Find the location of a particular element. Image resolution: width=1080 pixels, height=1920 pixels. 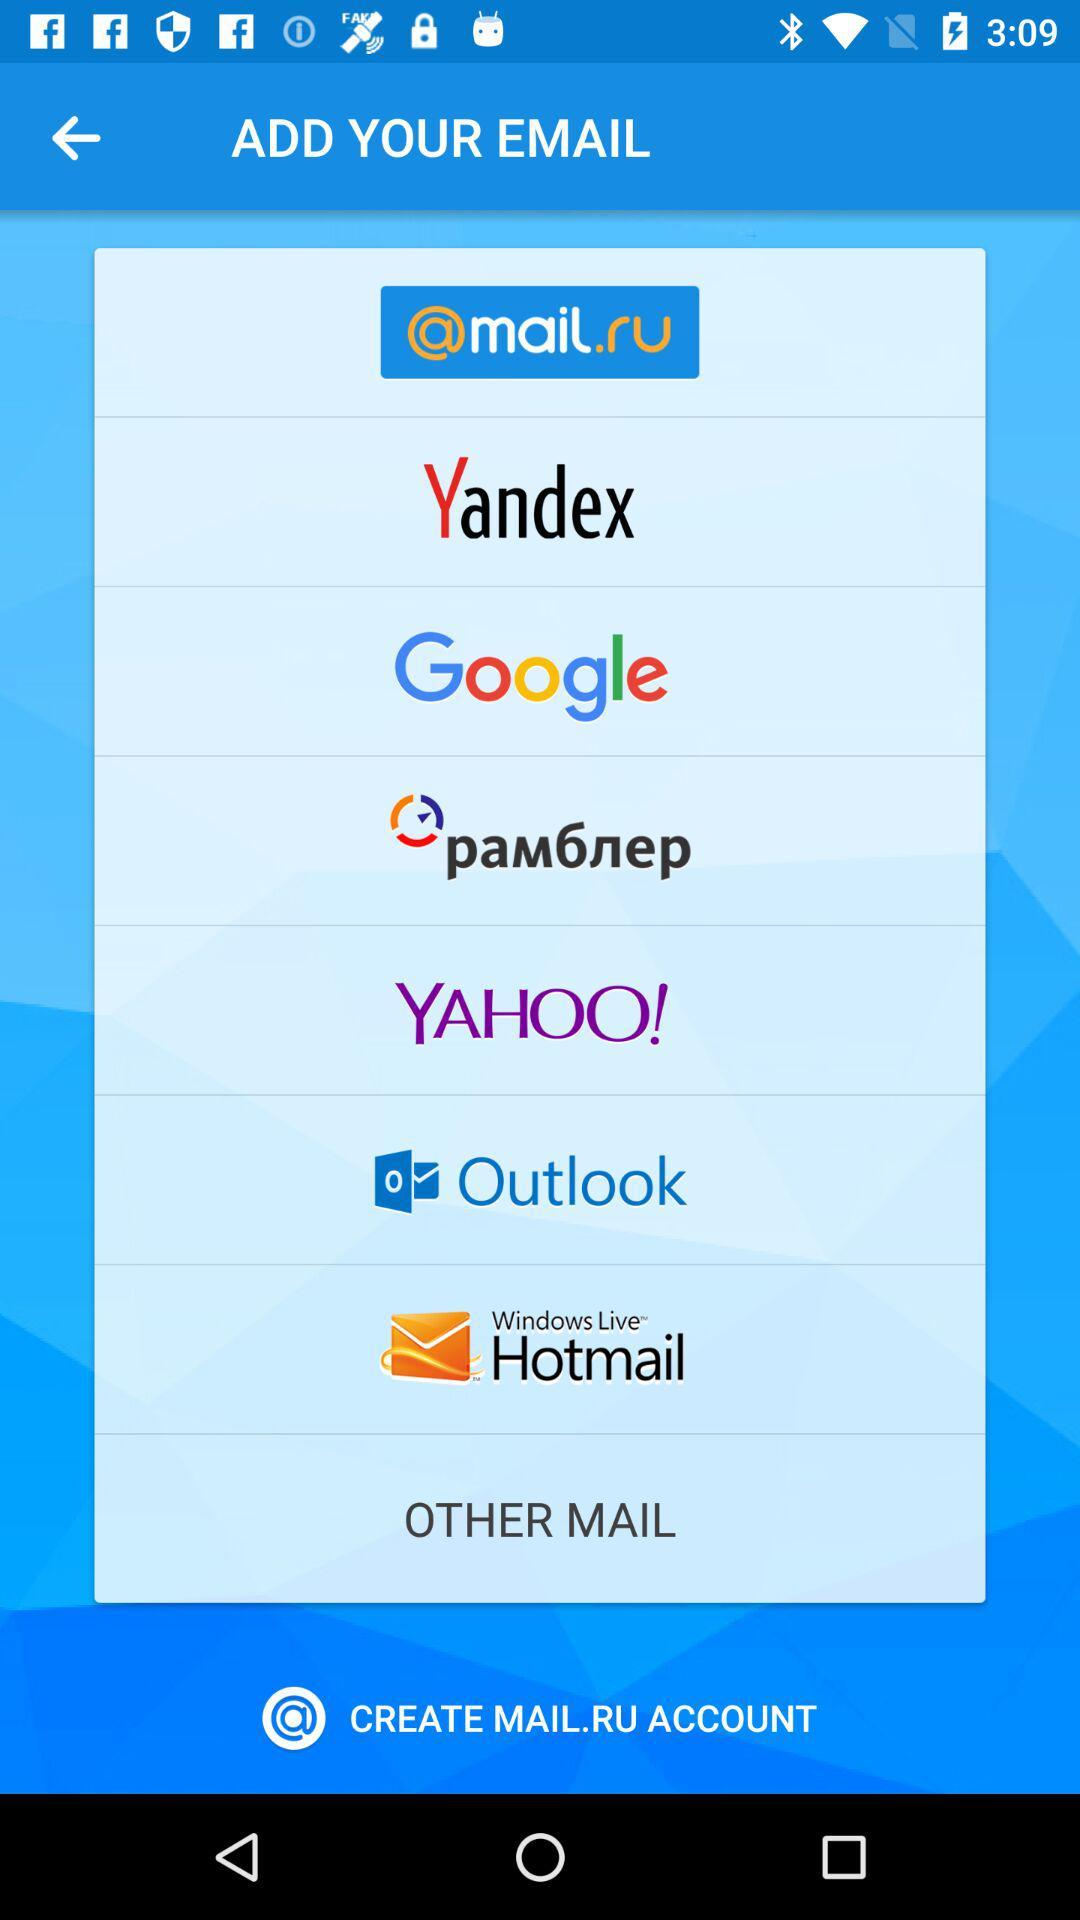

google email is located at coordinates (540, 671).